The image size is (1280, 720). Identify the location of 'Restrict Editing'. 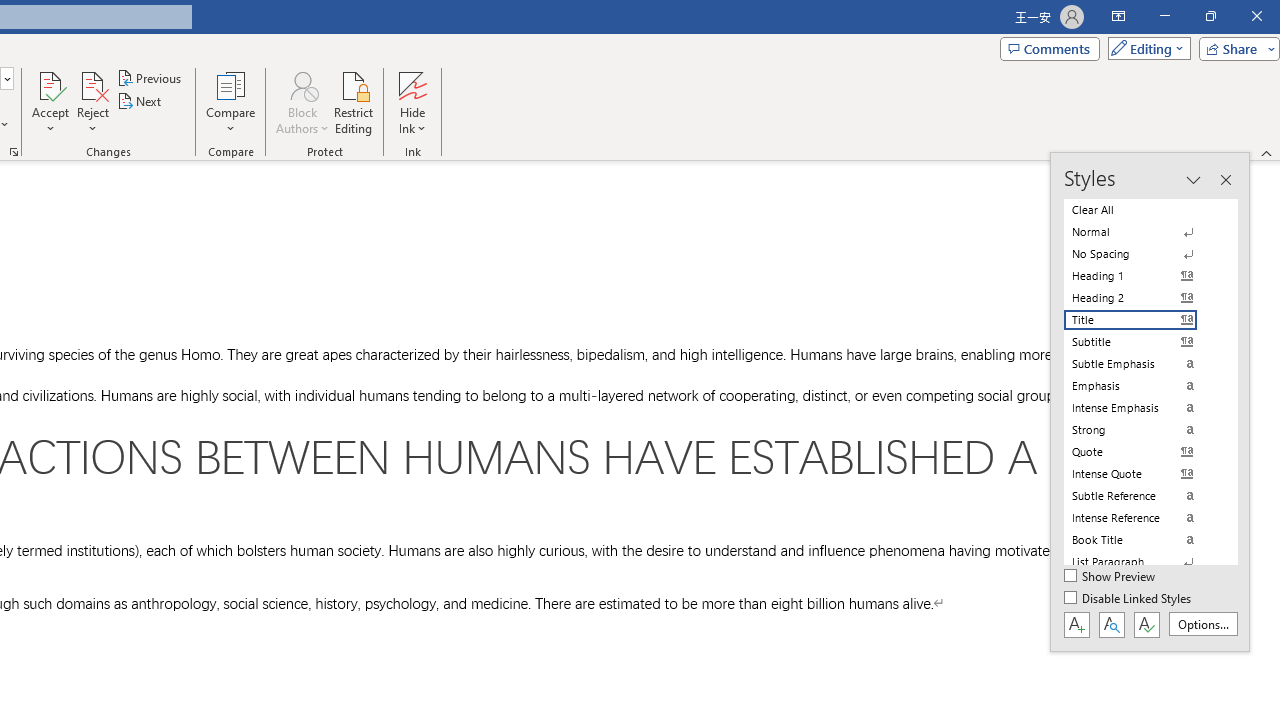
(353, 103).